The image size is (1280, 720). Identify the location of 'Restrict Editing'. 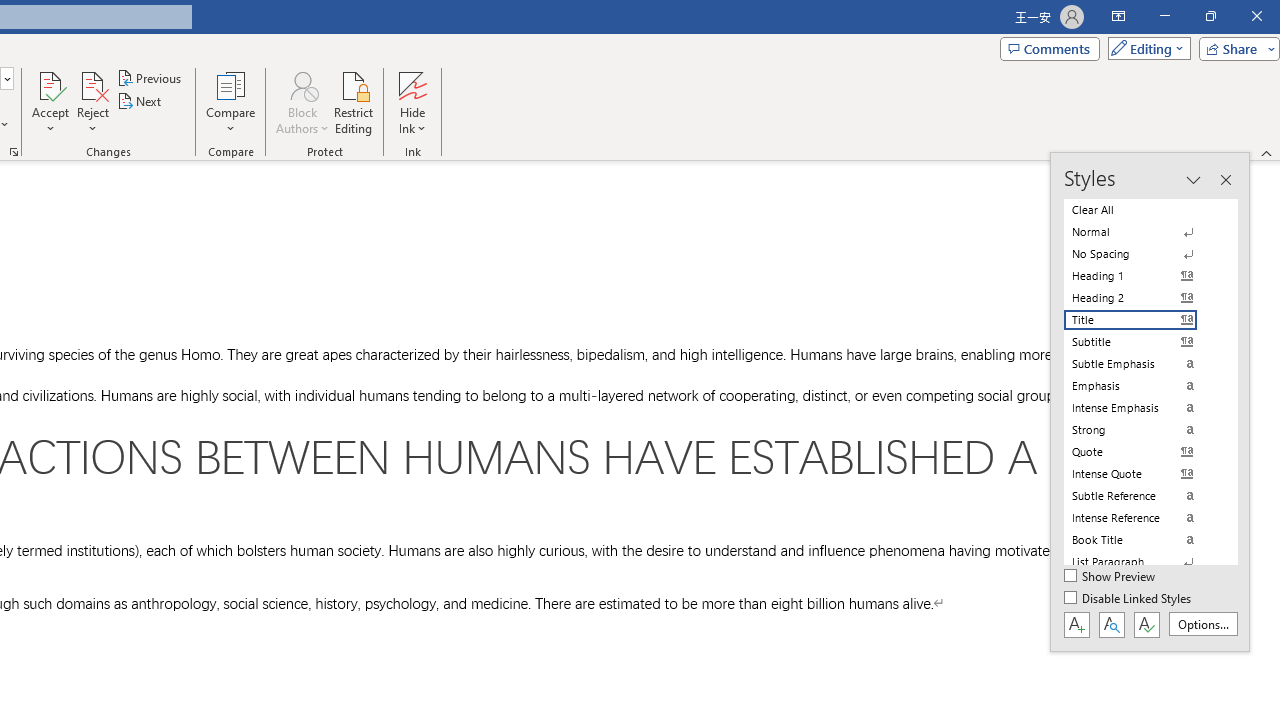
(353, 103).